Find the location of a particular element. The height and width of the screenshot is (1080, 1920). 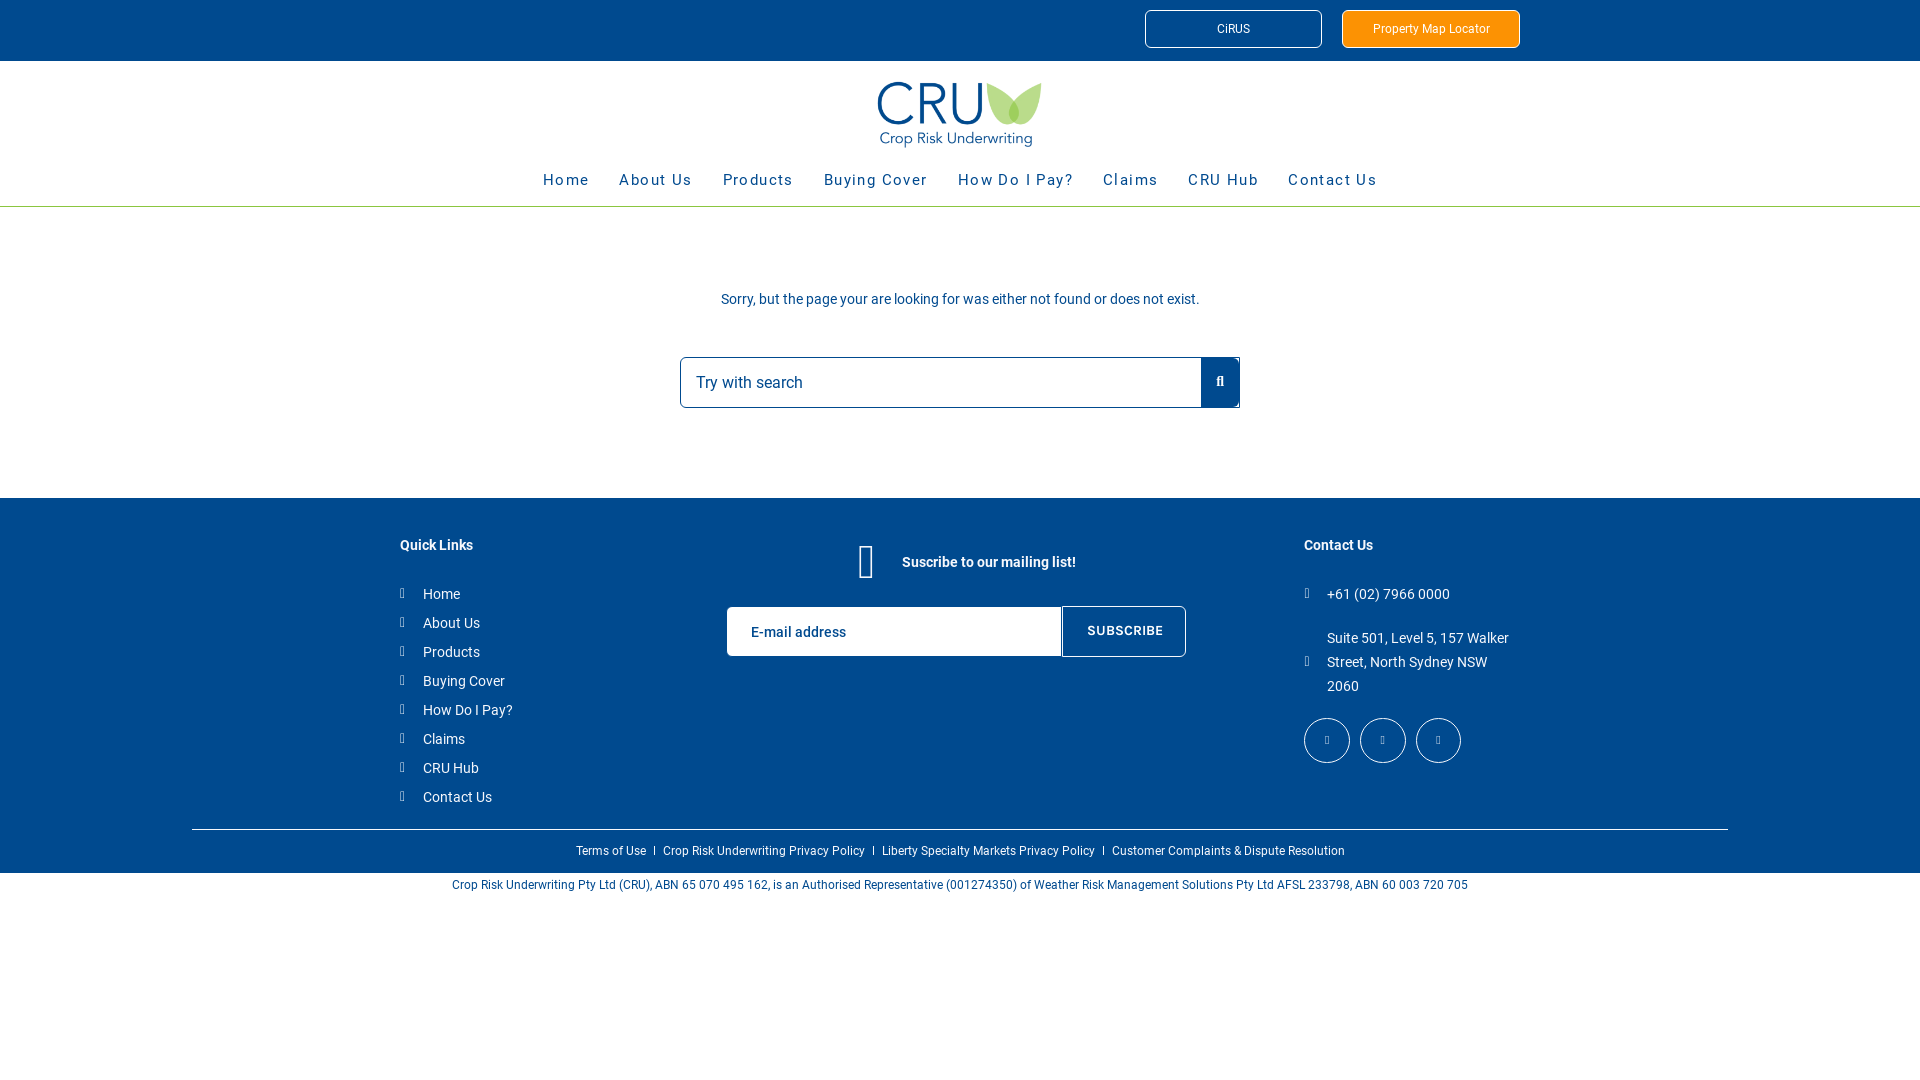

'Products' is located at coordinates (504, 651).